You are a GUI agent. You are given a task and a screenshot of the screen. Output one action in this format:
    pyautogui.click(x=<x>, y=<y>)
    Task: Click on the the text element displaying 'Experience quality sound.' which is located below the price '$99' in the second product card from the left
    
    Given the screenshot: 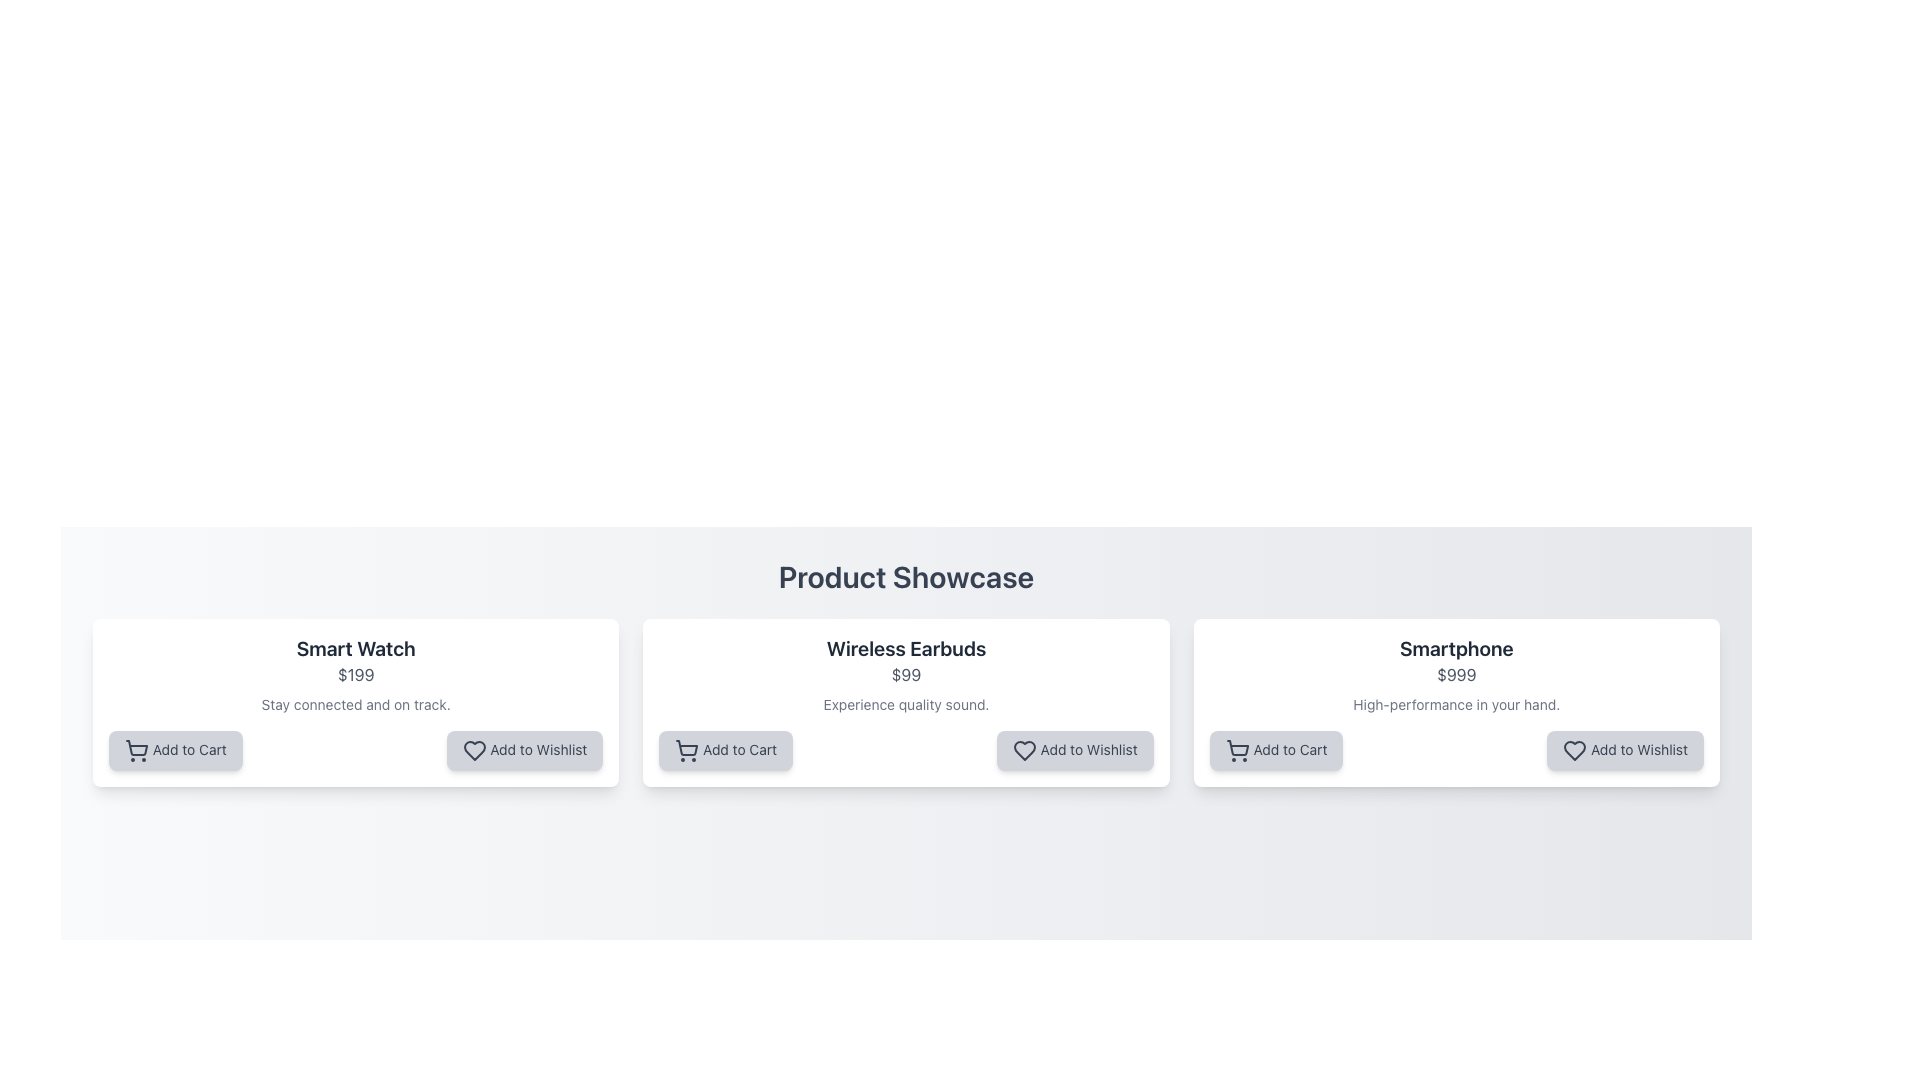 What is the action you would take?
    pyautogui.click(x=905, y=704)
    